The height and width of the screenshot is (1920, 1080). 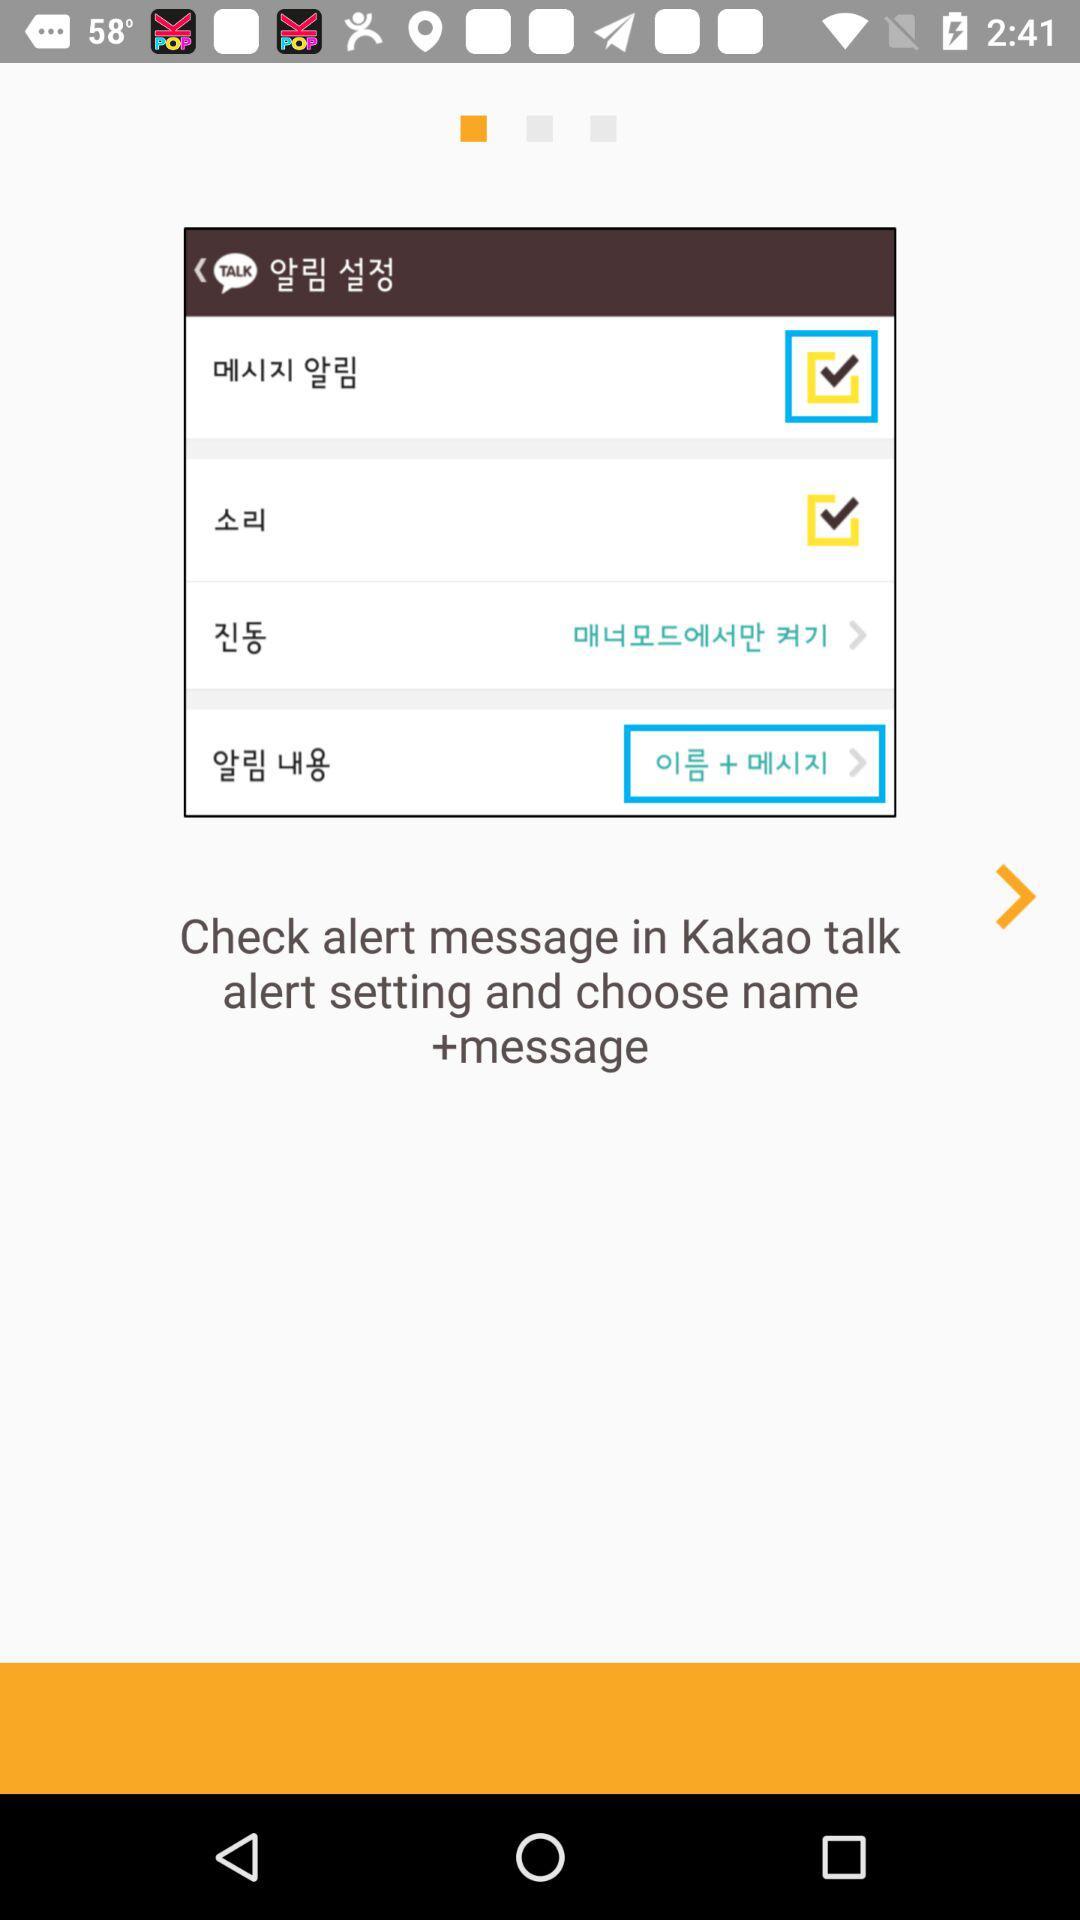 What do you see at coordinates (1014, 895) in the screenshot?
I see `the arrow_forward icon` at bounding box center [1014, 895].